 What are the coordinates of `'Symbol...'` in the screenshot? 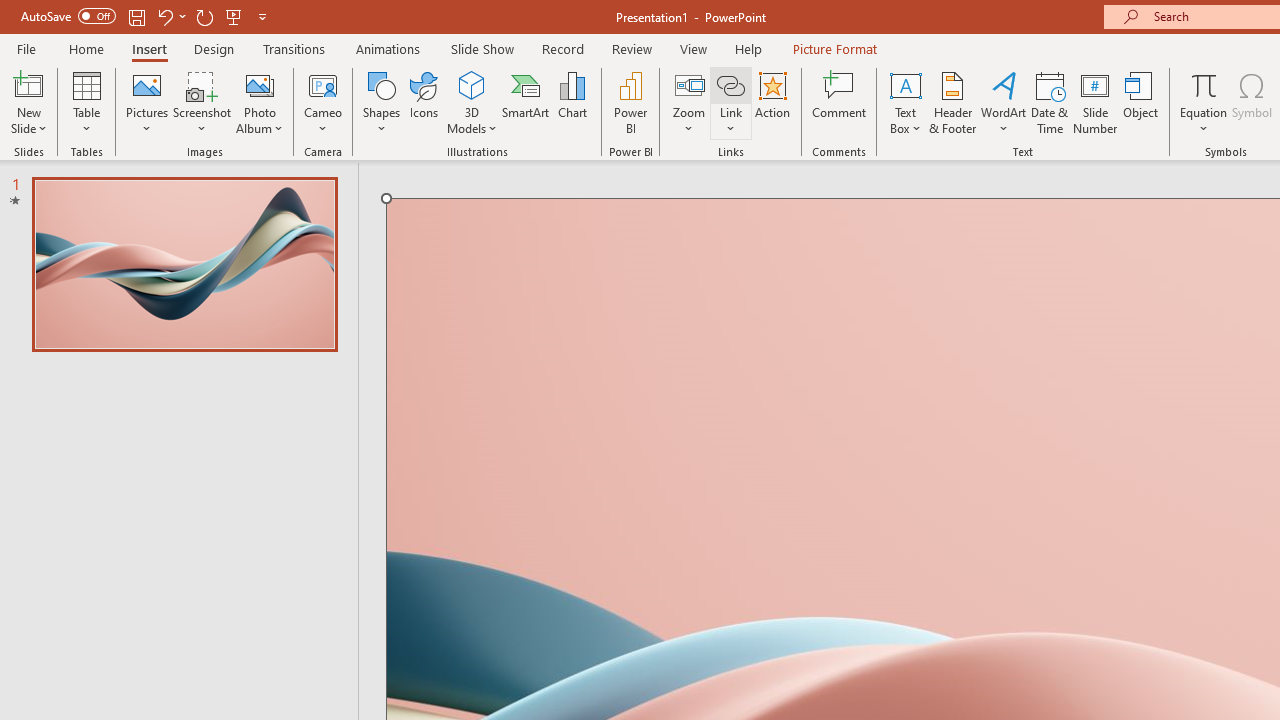 It's located at (1251, 103).